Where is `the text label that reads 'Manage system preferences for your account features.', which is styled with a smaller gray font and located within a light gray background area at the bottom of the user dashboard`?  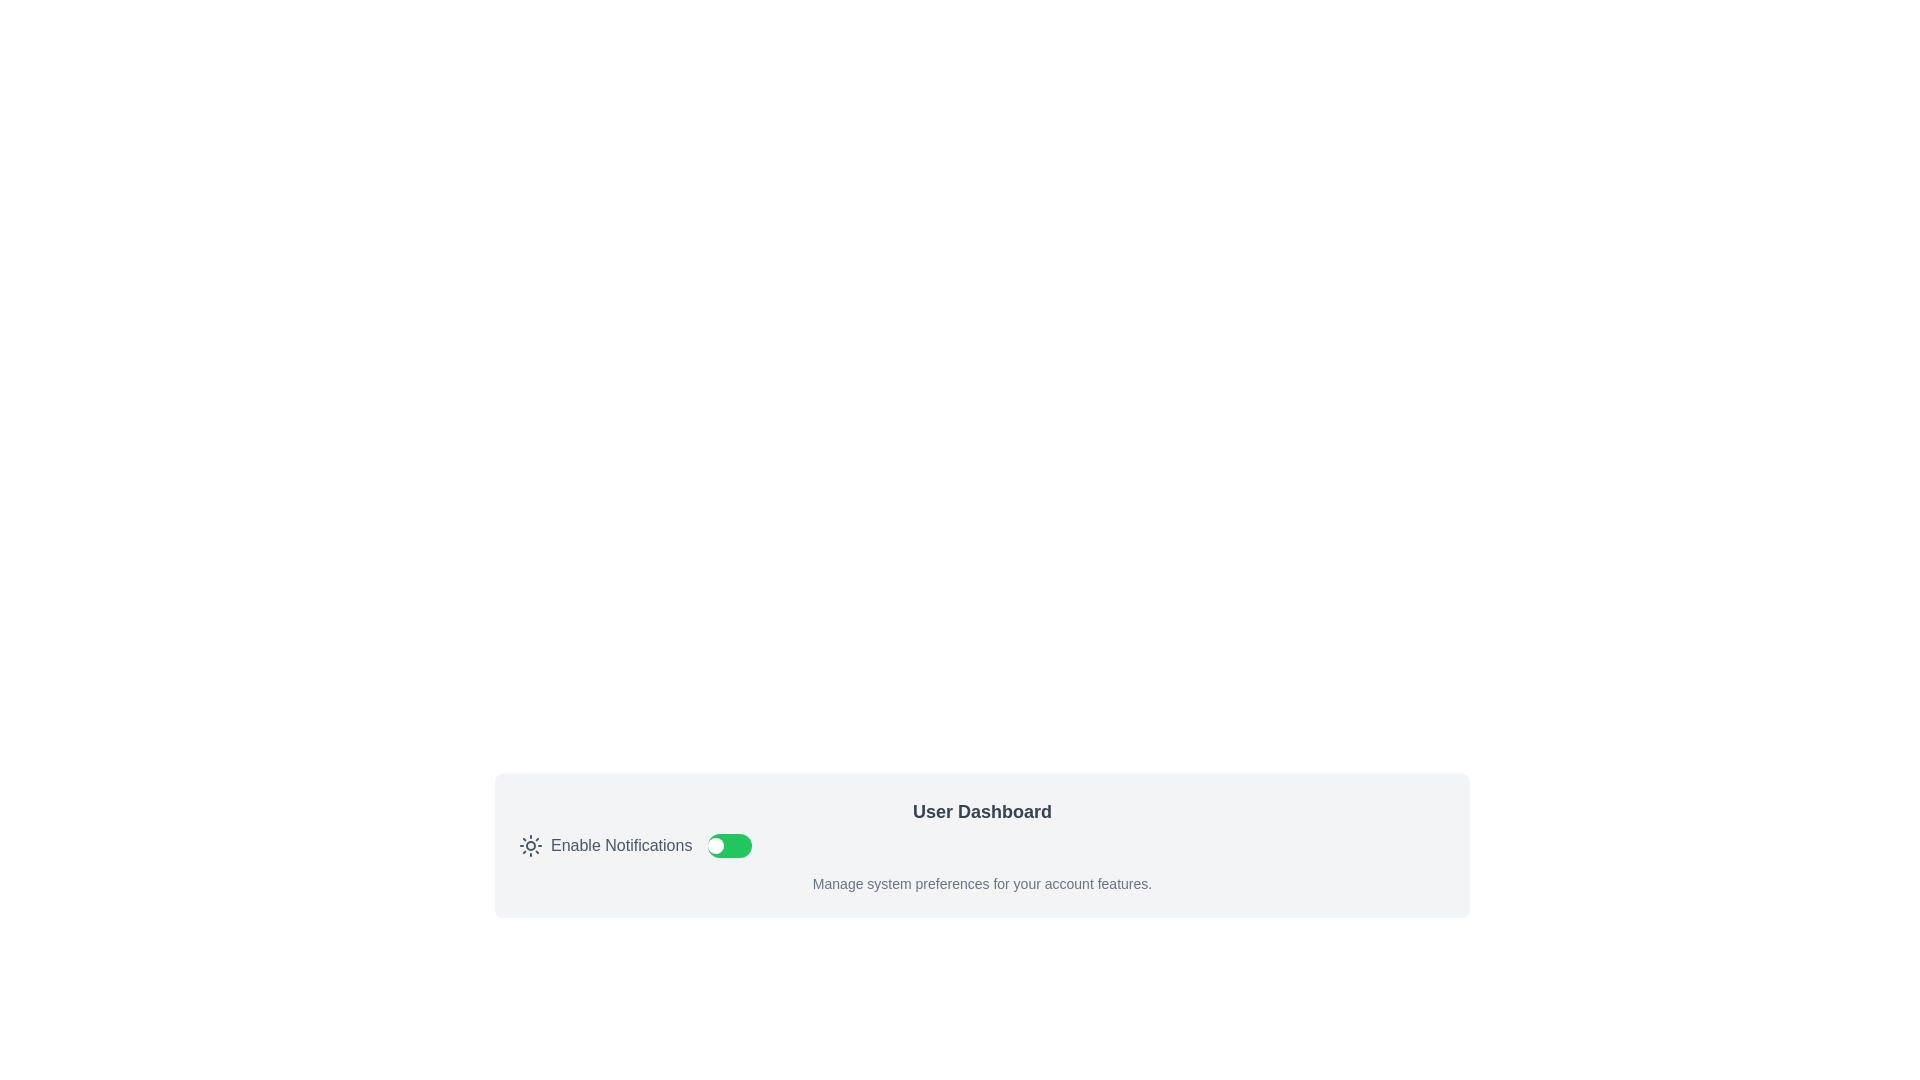 the text label that reads 'Manage system preferences for your account features.', which is styled with a smaller gray font and located within a light gray background area at the bottom of the user dashboard is located at coordinates (982, 882).